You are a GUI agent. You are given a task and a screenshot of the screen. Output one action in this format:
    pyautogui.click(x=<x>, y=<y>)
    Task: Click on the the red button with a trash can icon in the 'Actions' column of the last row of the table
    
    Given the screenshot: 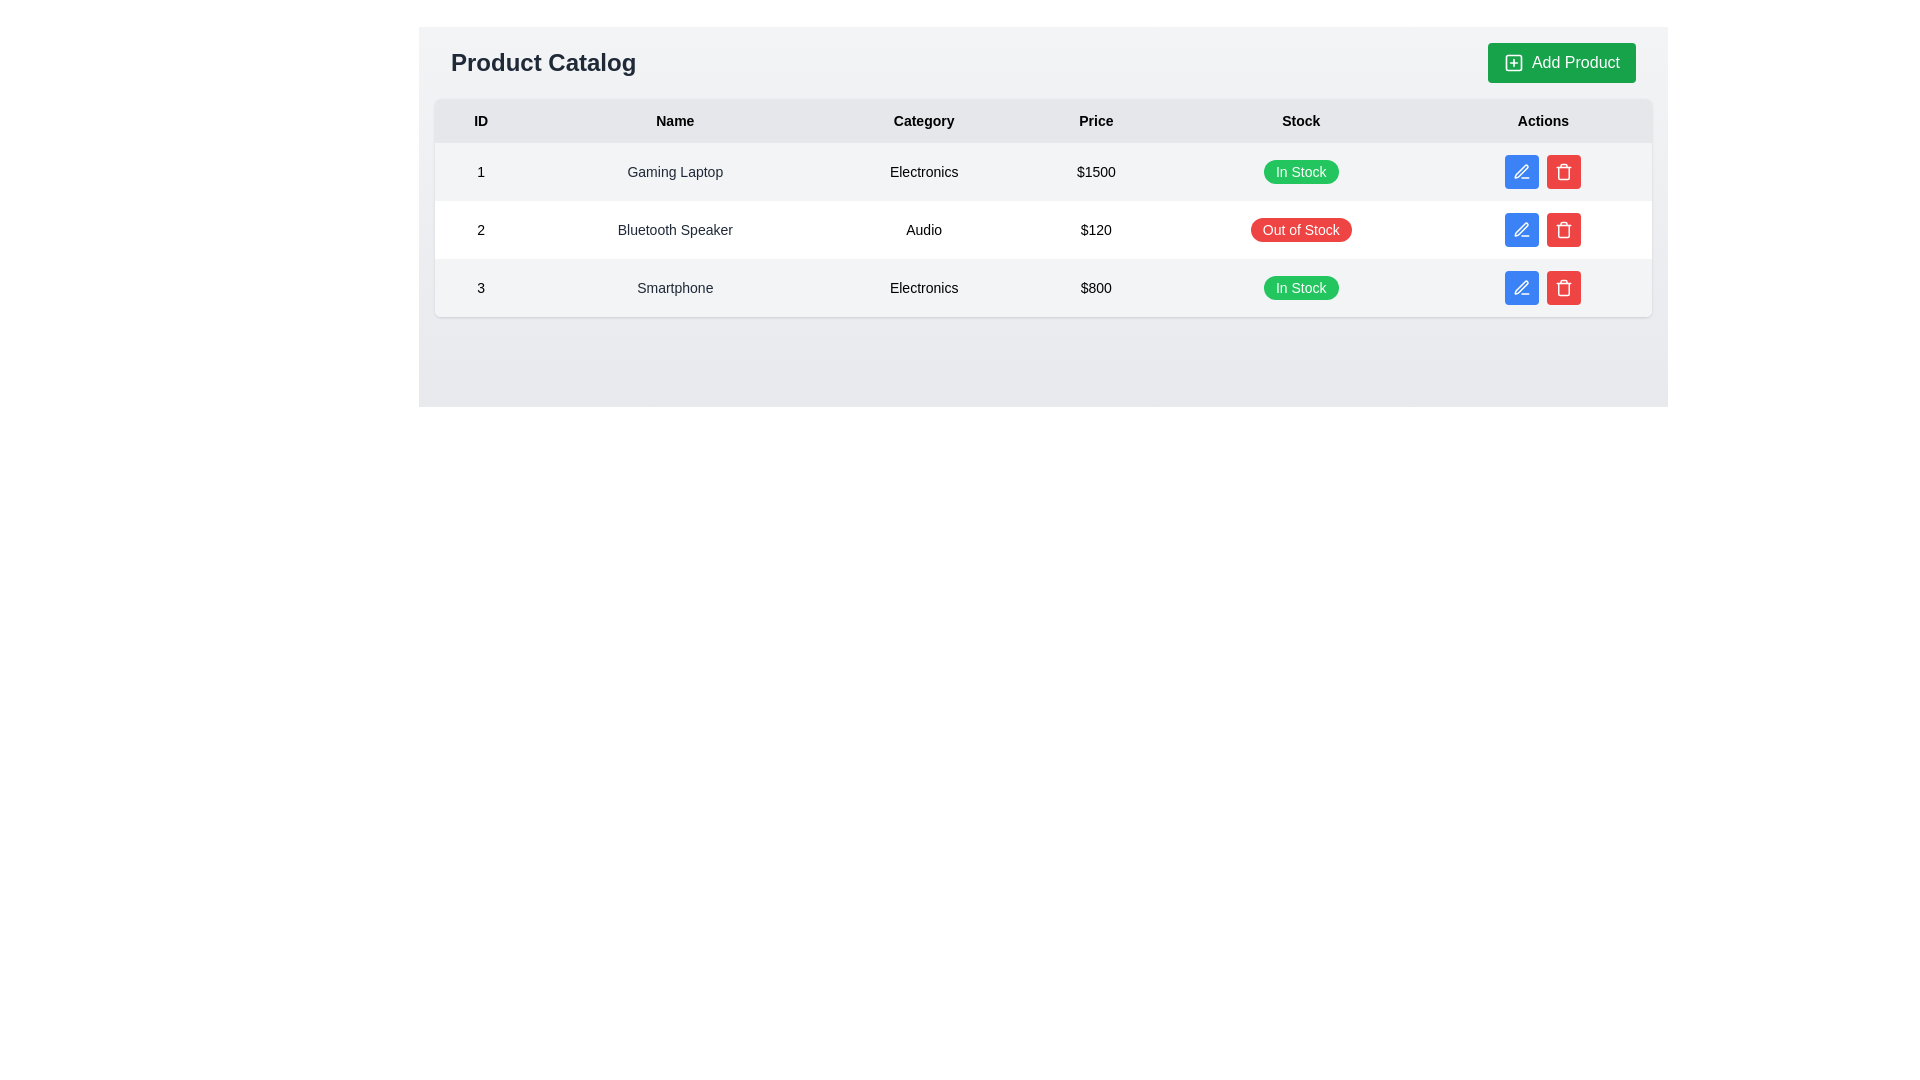 What is the action you would take?
    pyautogui.click(x=1563, y=288)
    